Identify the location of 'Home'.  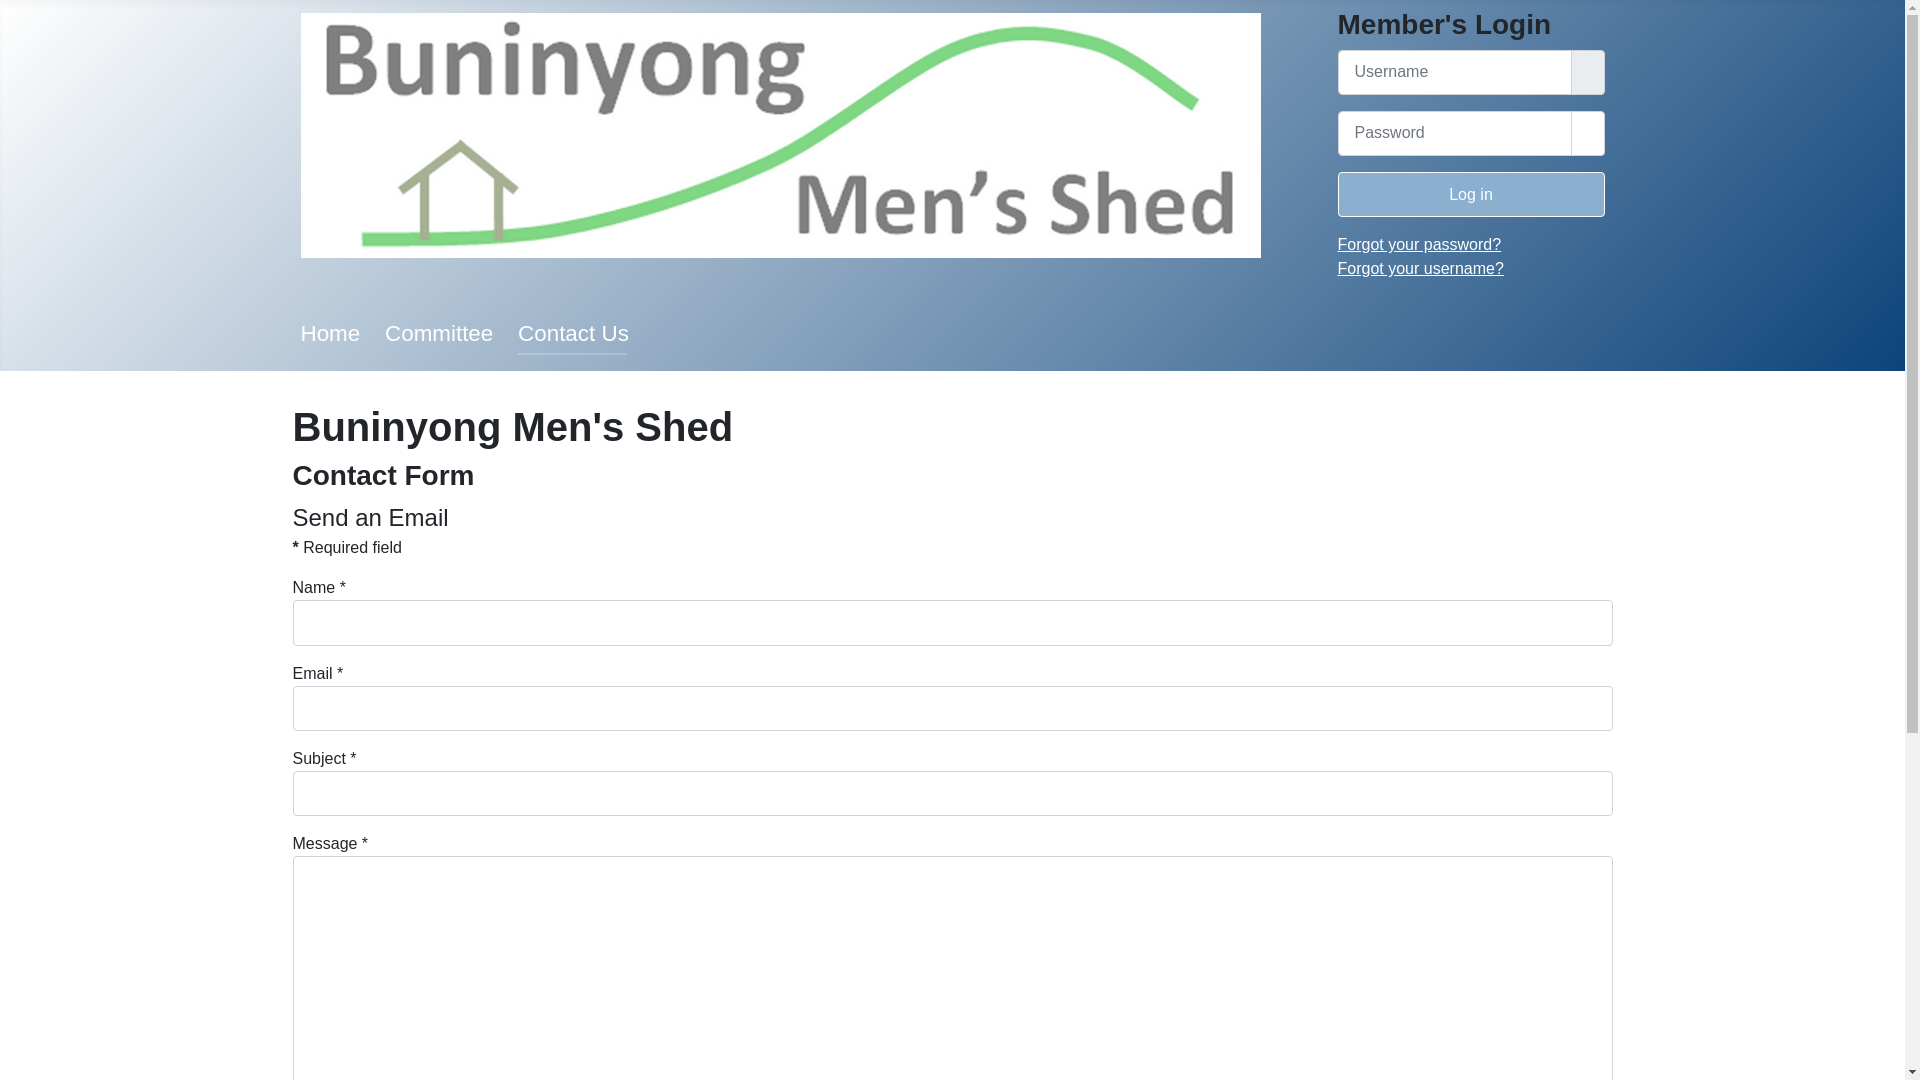
(330, 332).